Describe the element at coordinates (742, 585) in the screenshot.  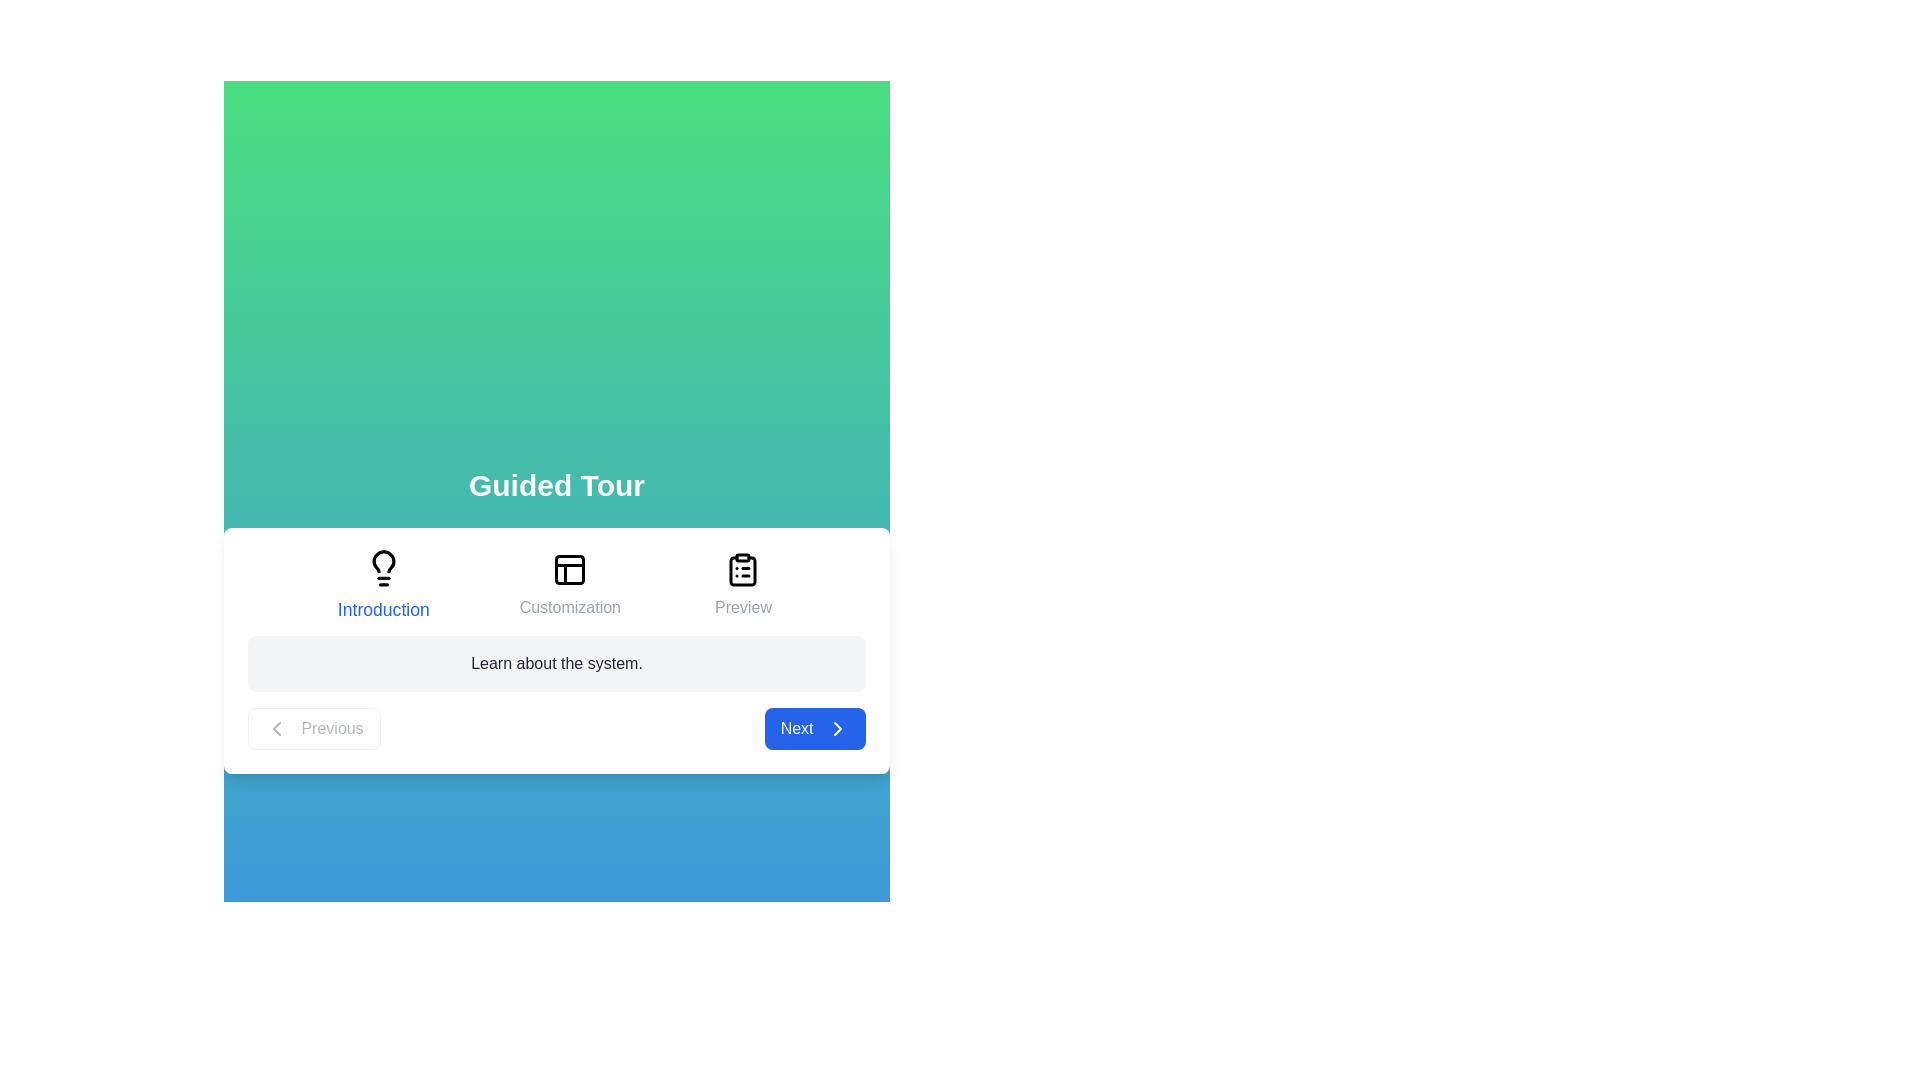
I see `the title or icon of the step Preview to navigate to it` at that location.